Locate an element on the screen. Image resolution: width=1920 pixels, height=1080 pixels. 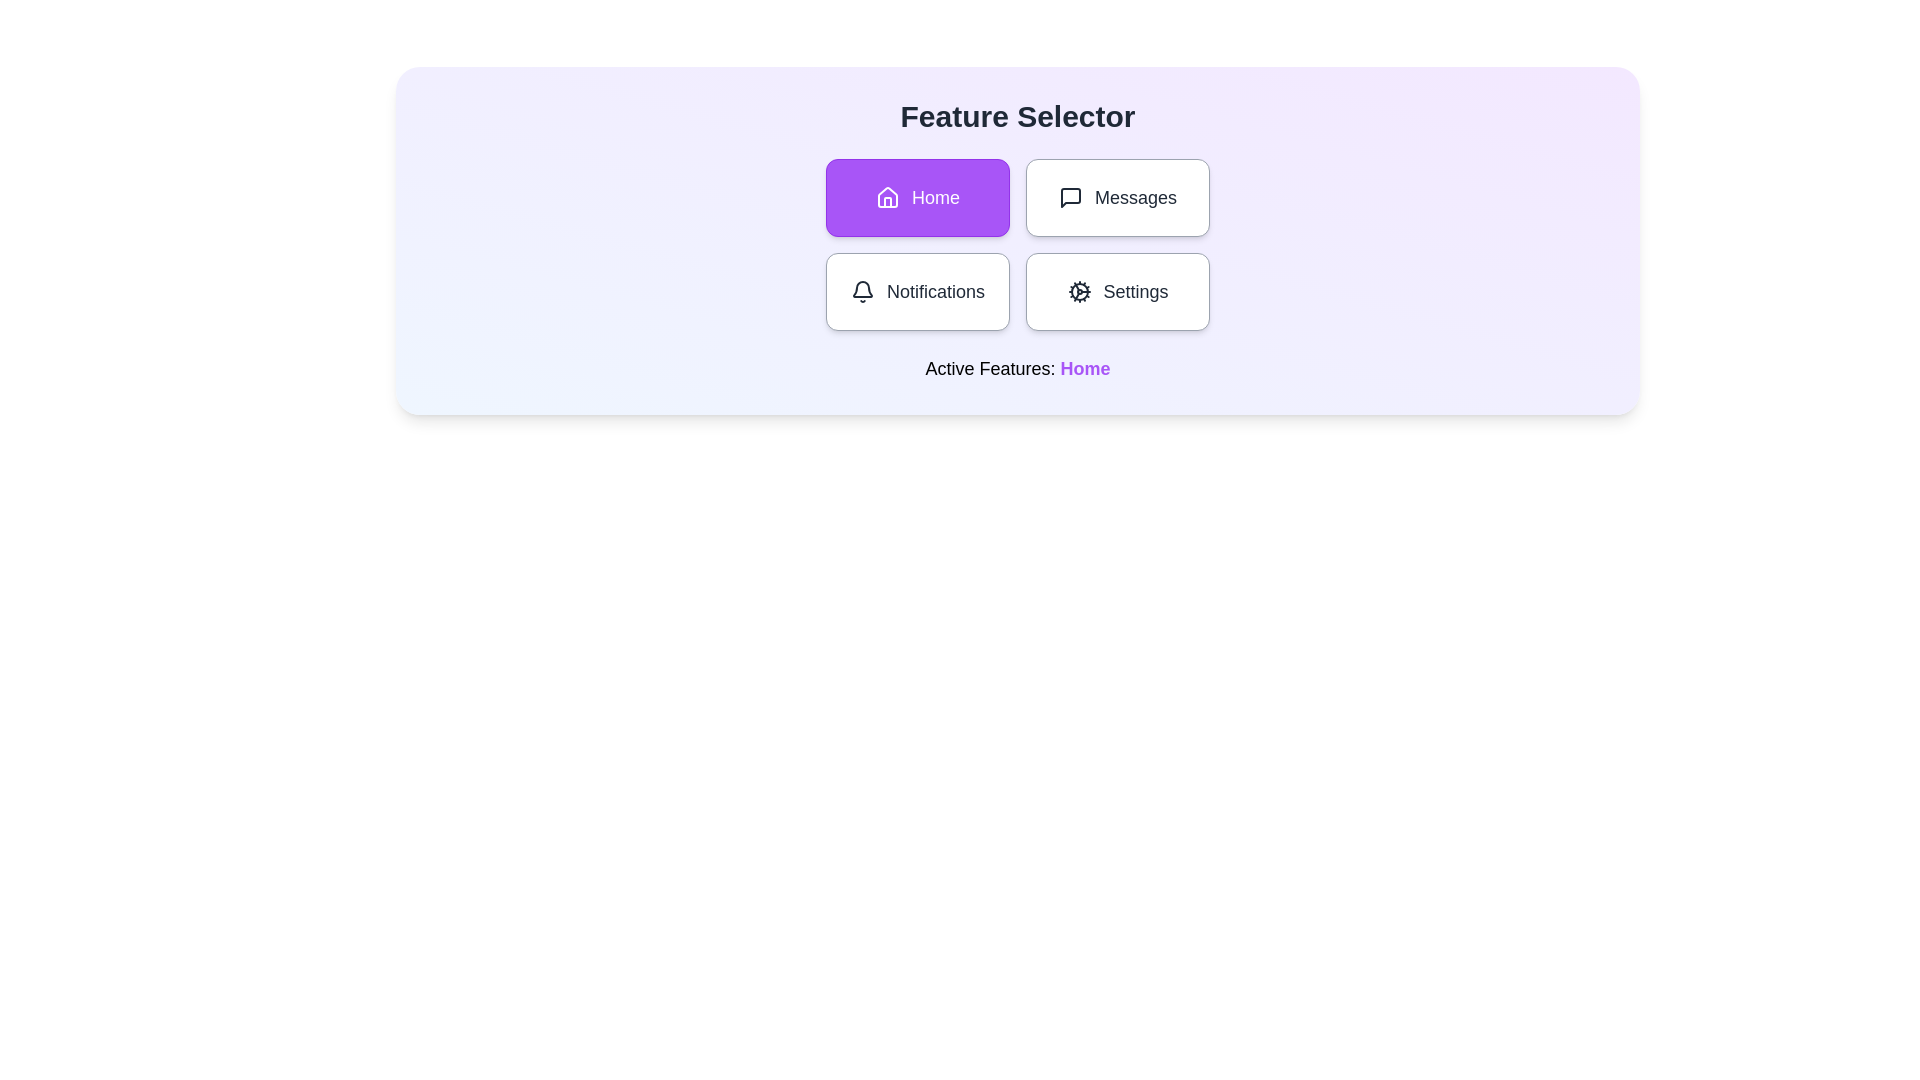
the settings button located in the bottom-right position of the 2x2 grid layout to trigger the hover effect is located at coordinates (1117, 292).